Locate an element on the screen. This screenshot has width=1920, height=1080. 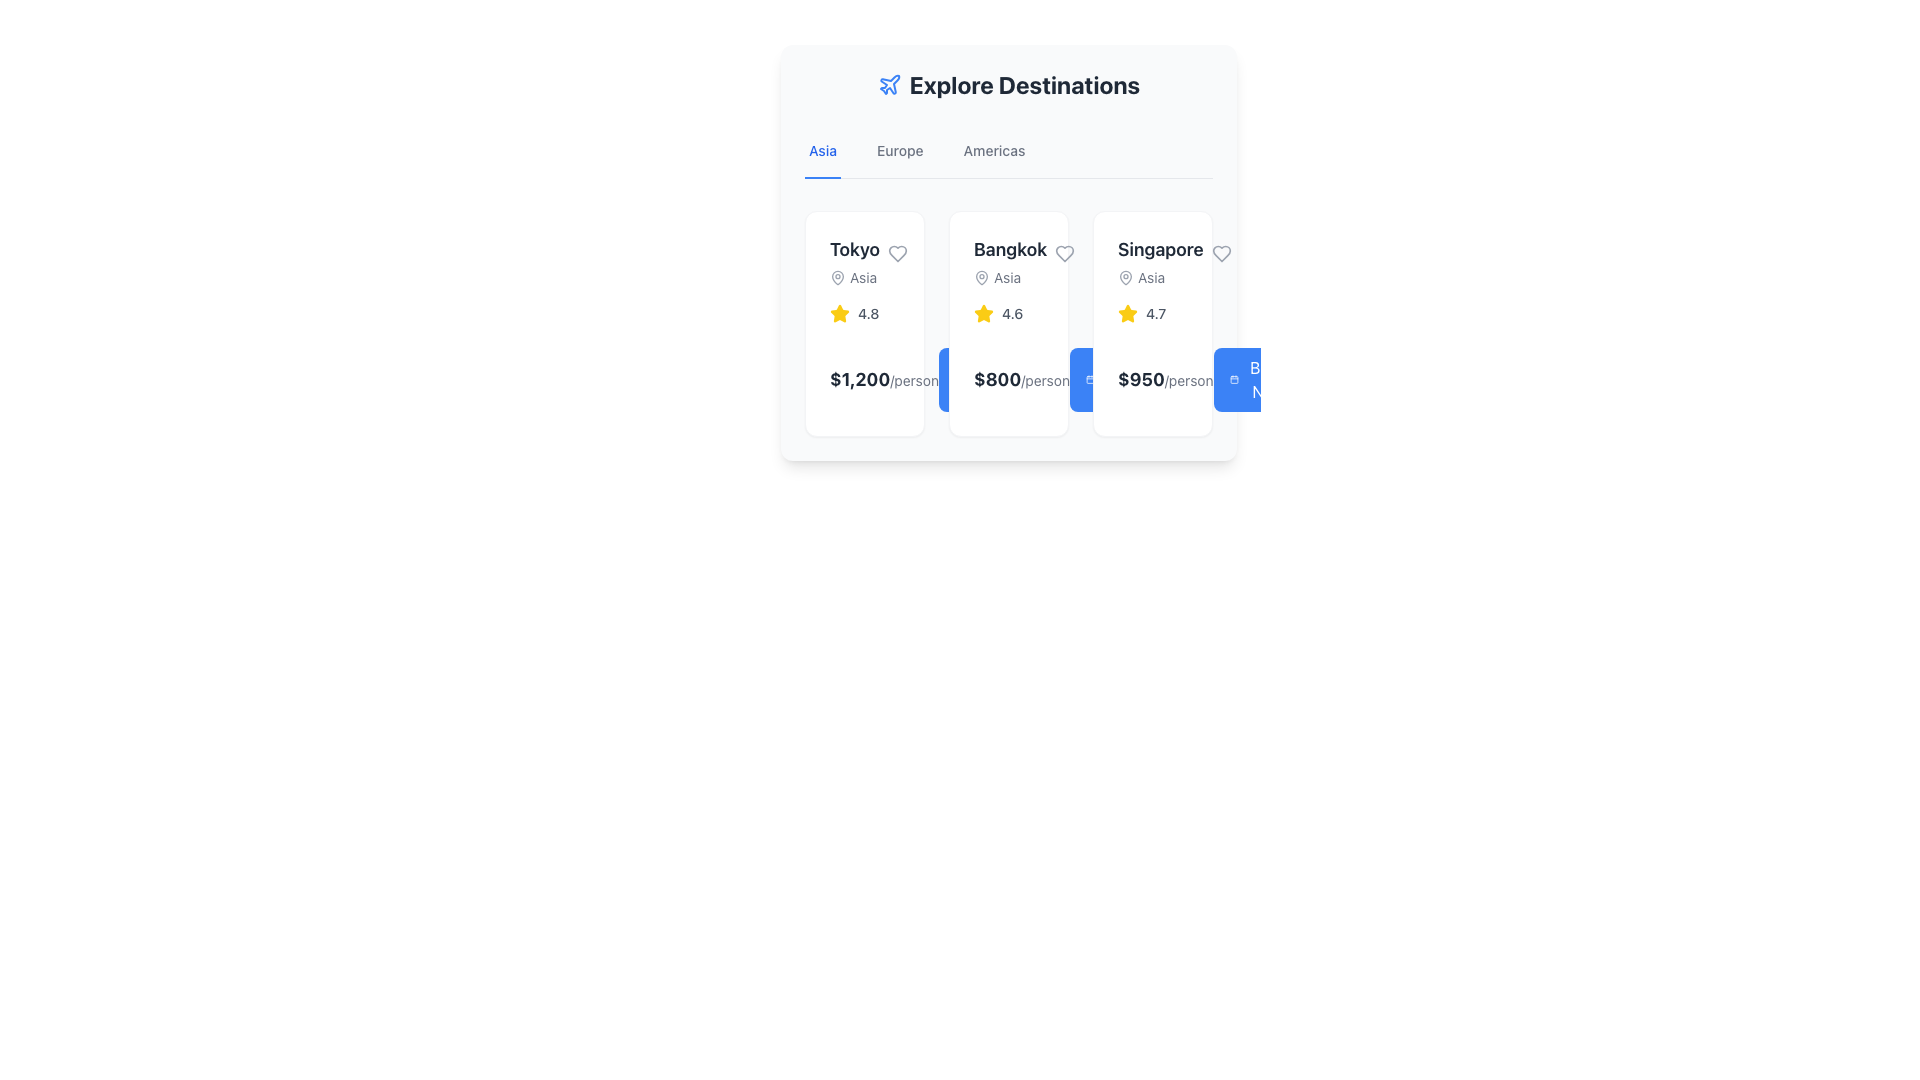
title text label located at the top of the leftmost card in a horizontally arranged card layout, which indicates the name of the destination is located at coordinates (854, 249).